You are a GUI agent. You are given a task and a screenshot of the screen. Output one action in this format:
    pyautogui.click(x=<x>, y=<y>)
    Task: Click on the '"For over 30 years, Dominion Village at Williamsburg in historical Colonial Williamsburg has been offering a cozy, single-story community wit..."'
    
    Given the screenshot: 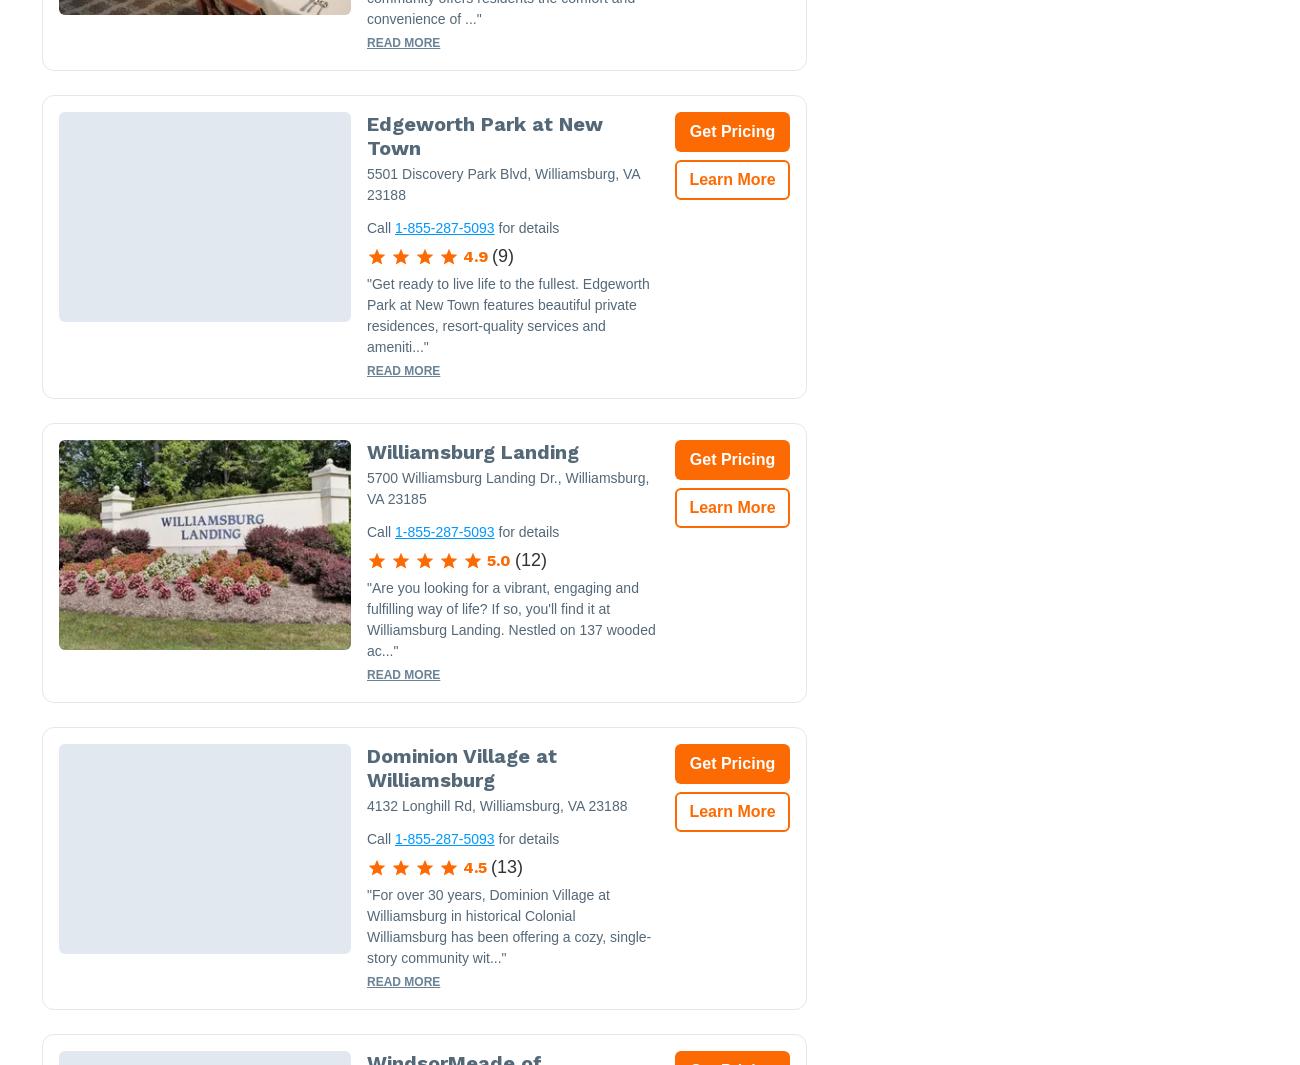 What is the action you would take?
    pyautogui.click(x=508, y=926)
    